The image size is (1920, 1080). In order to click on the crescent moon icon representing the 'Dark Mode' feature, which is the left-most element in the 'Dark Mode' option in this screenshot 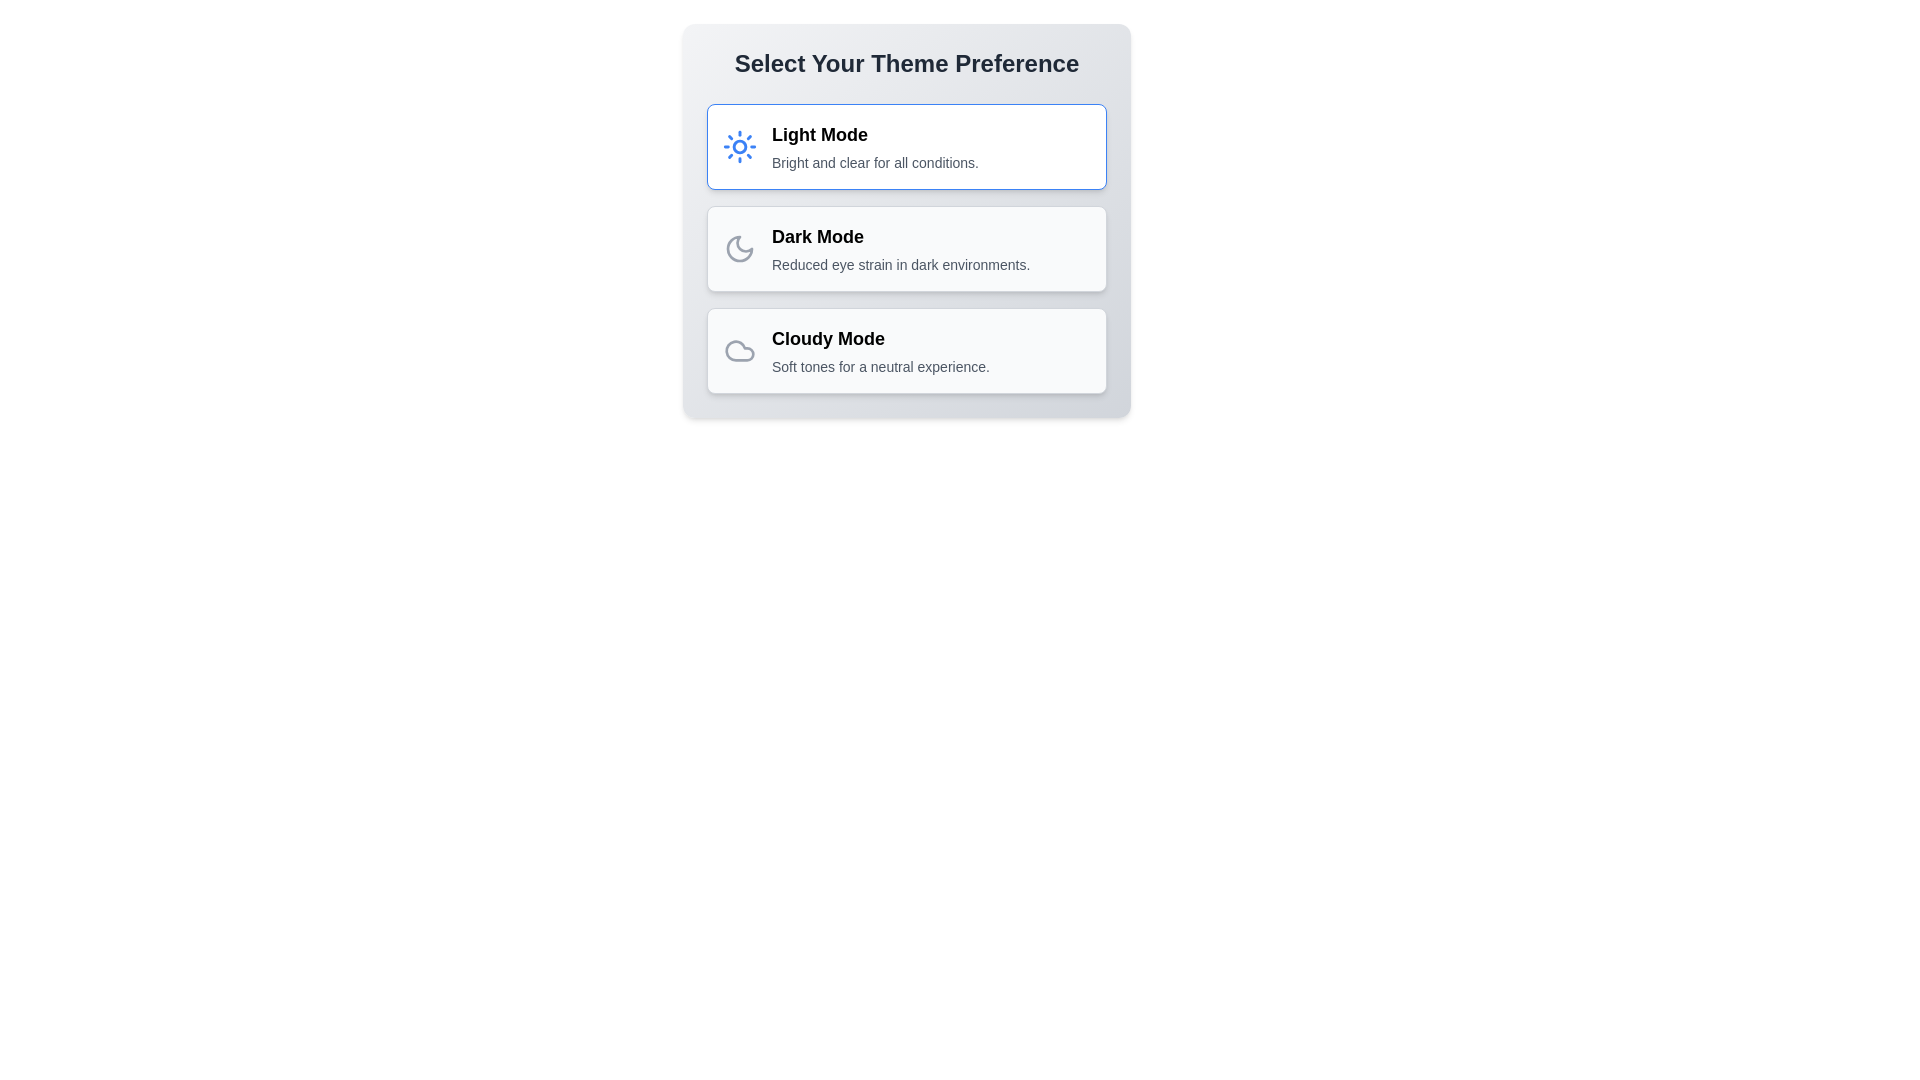, I will do `click(738, 248)`.